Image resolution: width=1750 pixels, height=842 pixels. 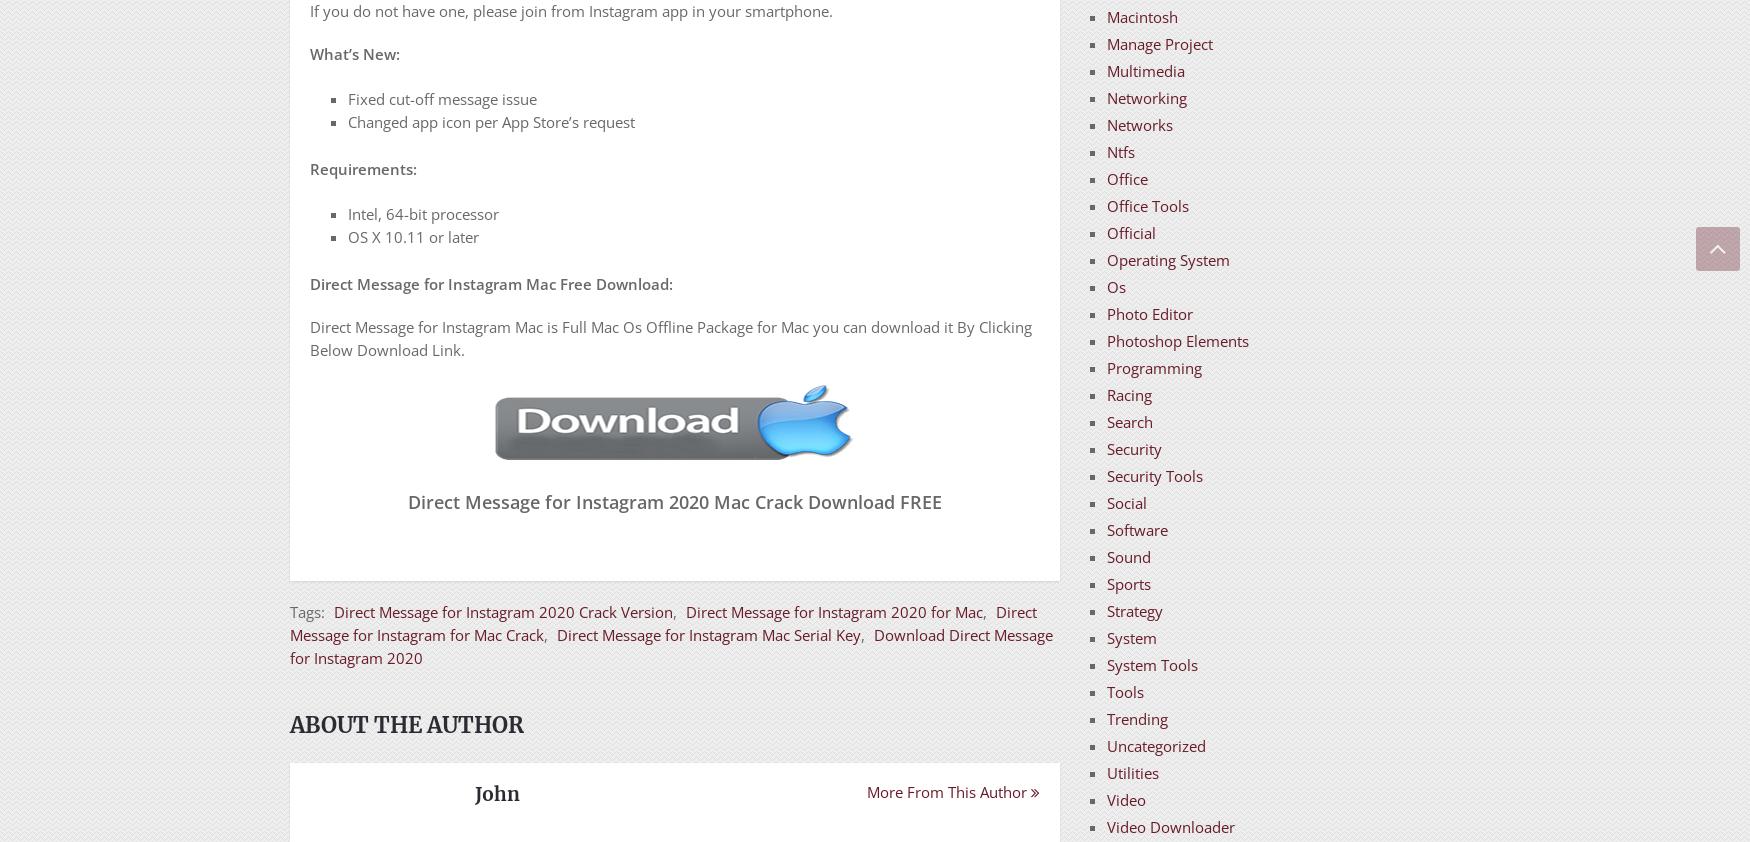 What do you see at coordinates (834, 610) in the screenshot?
I see `'Direct Message for Instagram 2020 for Mac'` at bounding box center [834, 610].